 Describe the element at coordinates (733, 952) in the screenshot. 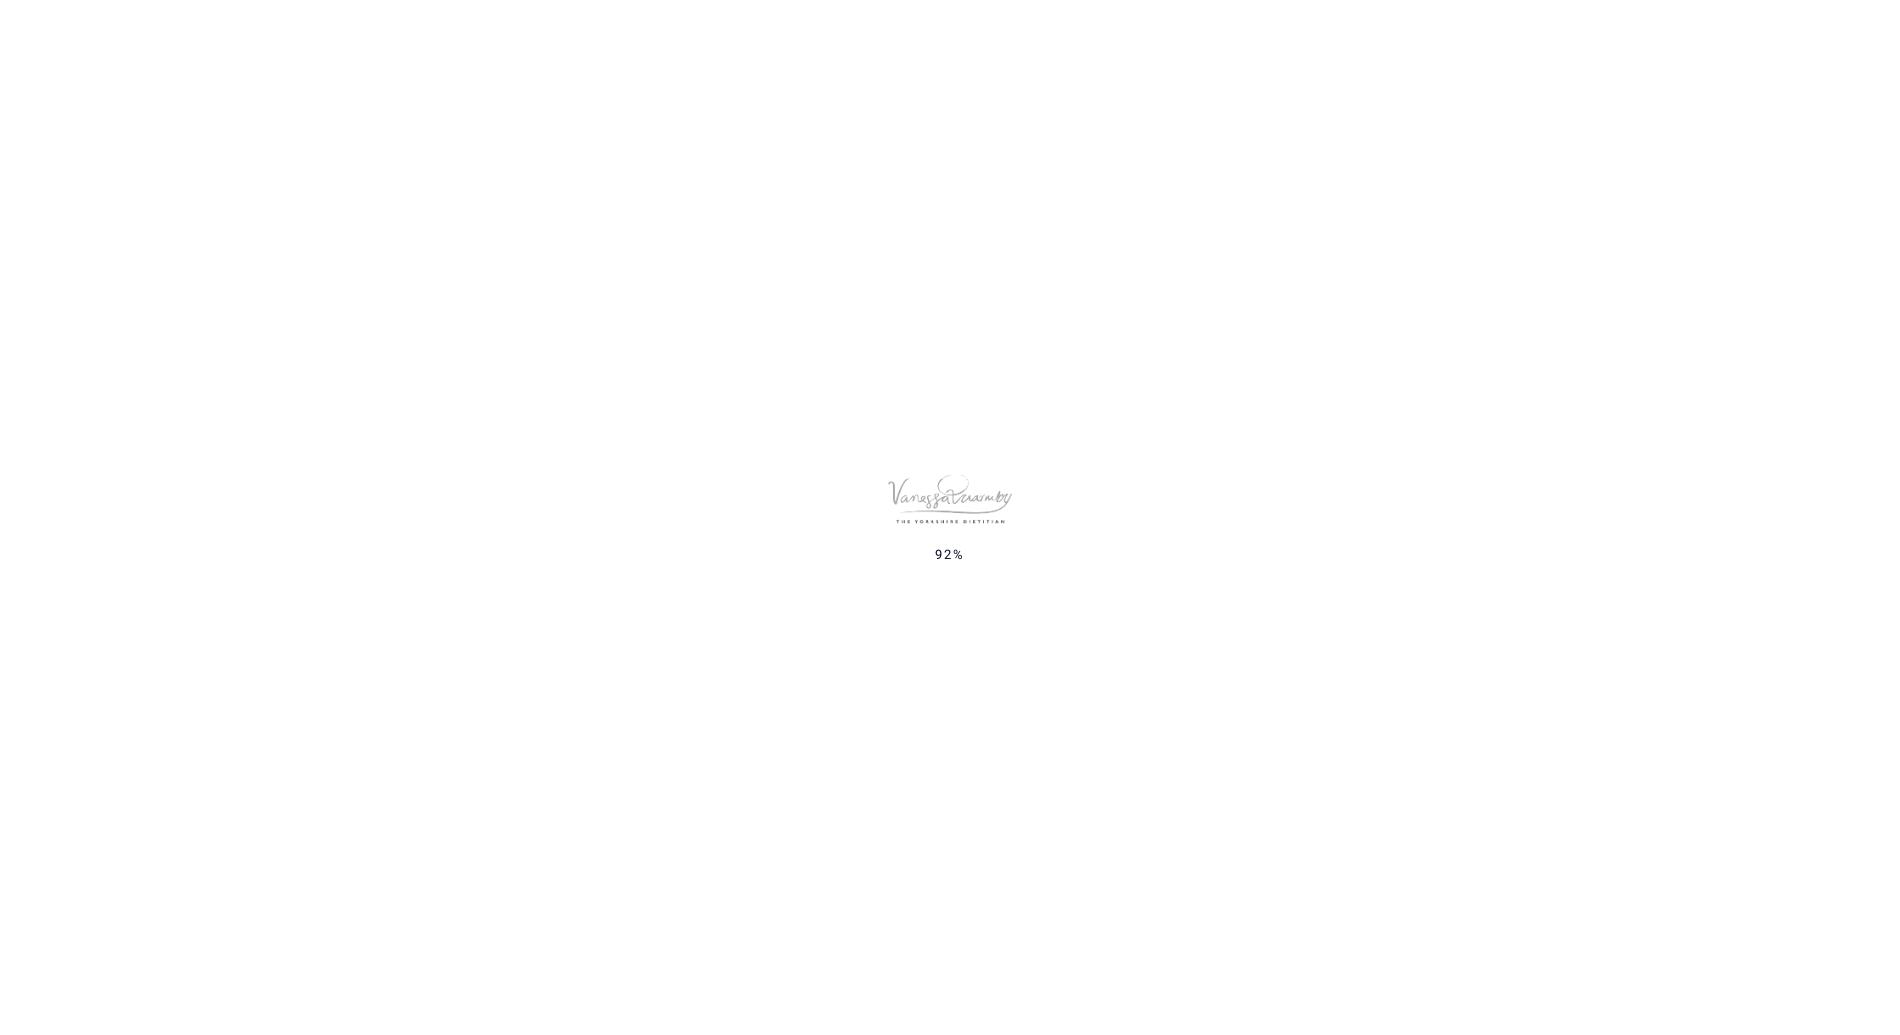

I see `'0 Comments'` at that location.